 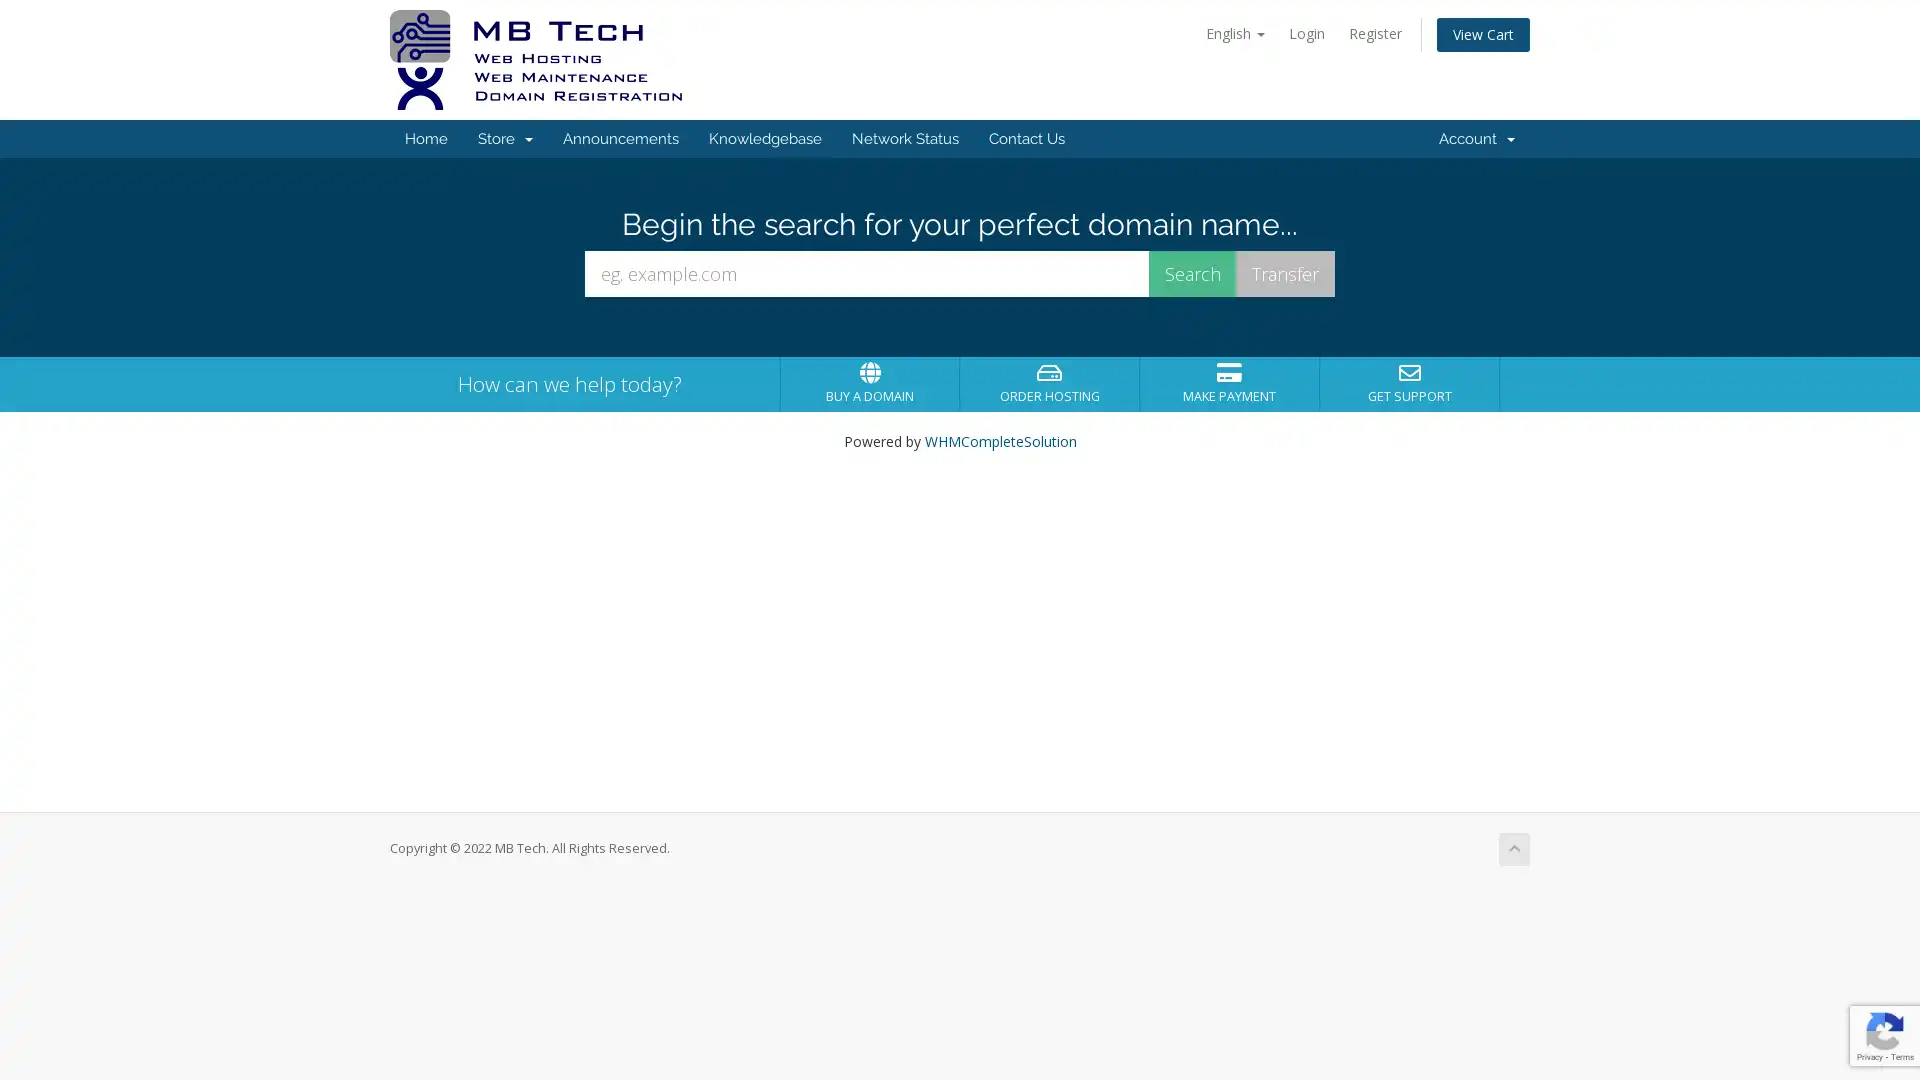 What do you see at coordinates (1285, 273) in the screenshot?
I see `Transfer` at bounding box center [1285, 273].